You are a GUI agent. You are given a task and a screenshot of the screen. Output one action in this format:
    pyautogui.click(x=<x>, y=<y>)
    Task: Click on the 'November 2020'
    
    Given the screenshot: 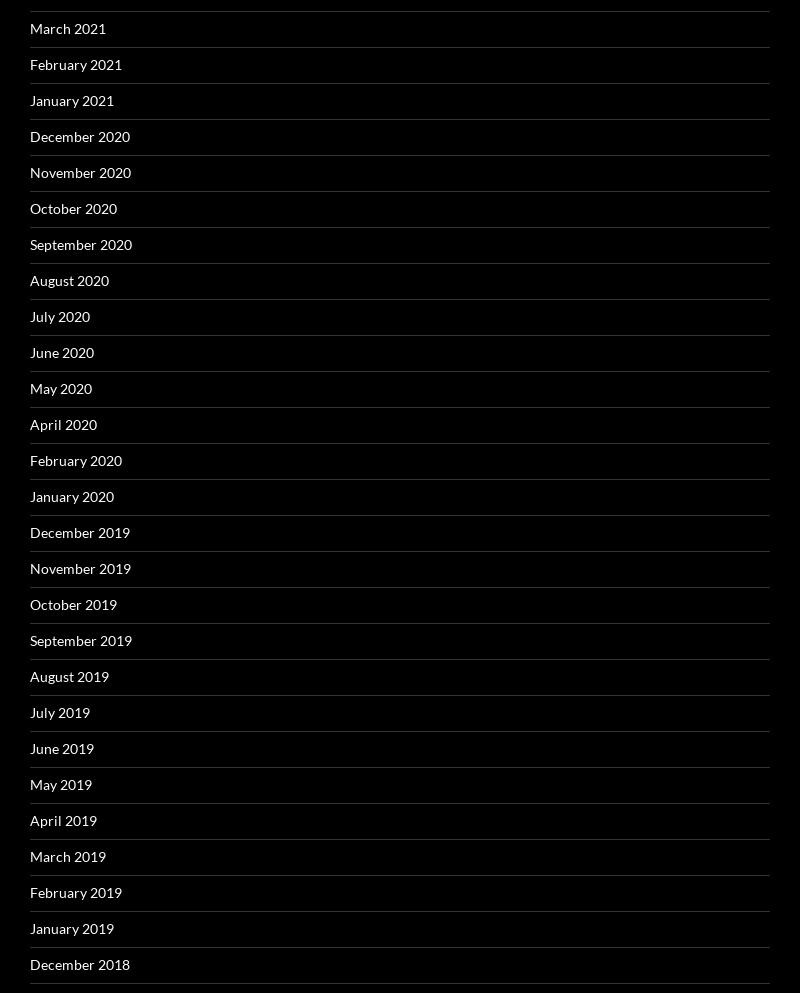 What is the action you would take?
    pyautogui.click(x=80, y=170)
    